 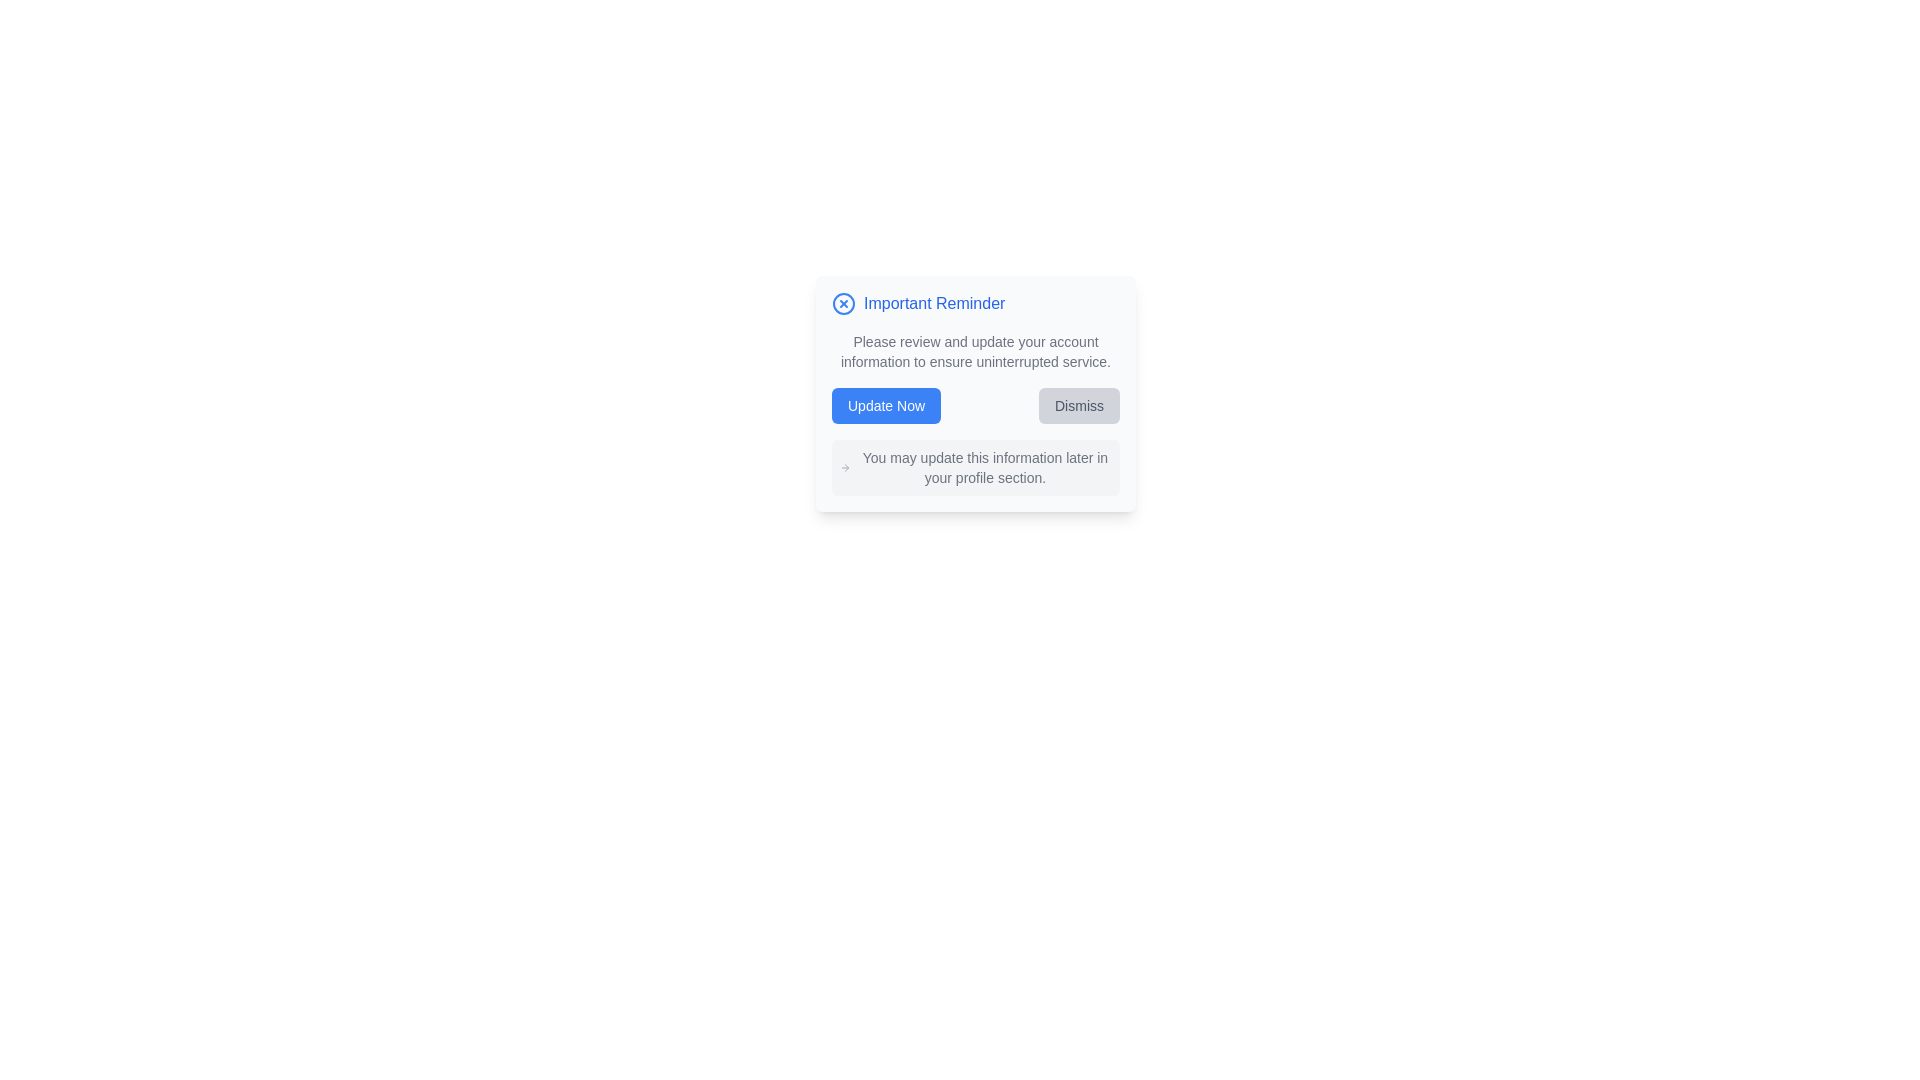 I want to click on the circular icon button with a blue outline and 'X' symbol, so click(x=844, y=304).